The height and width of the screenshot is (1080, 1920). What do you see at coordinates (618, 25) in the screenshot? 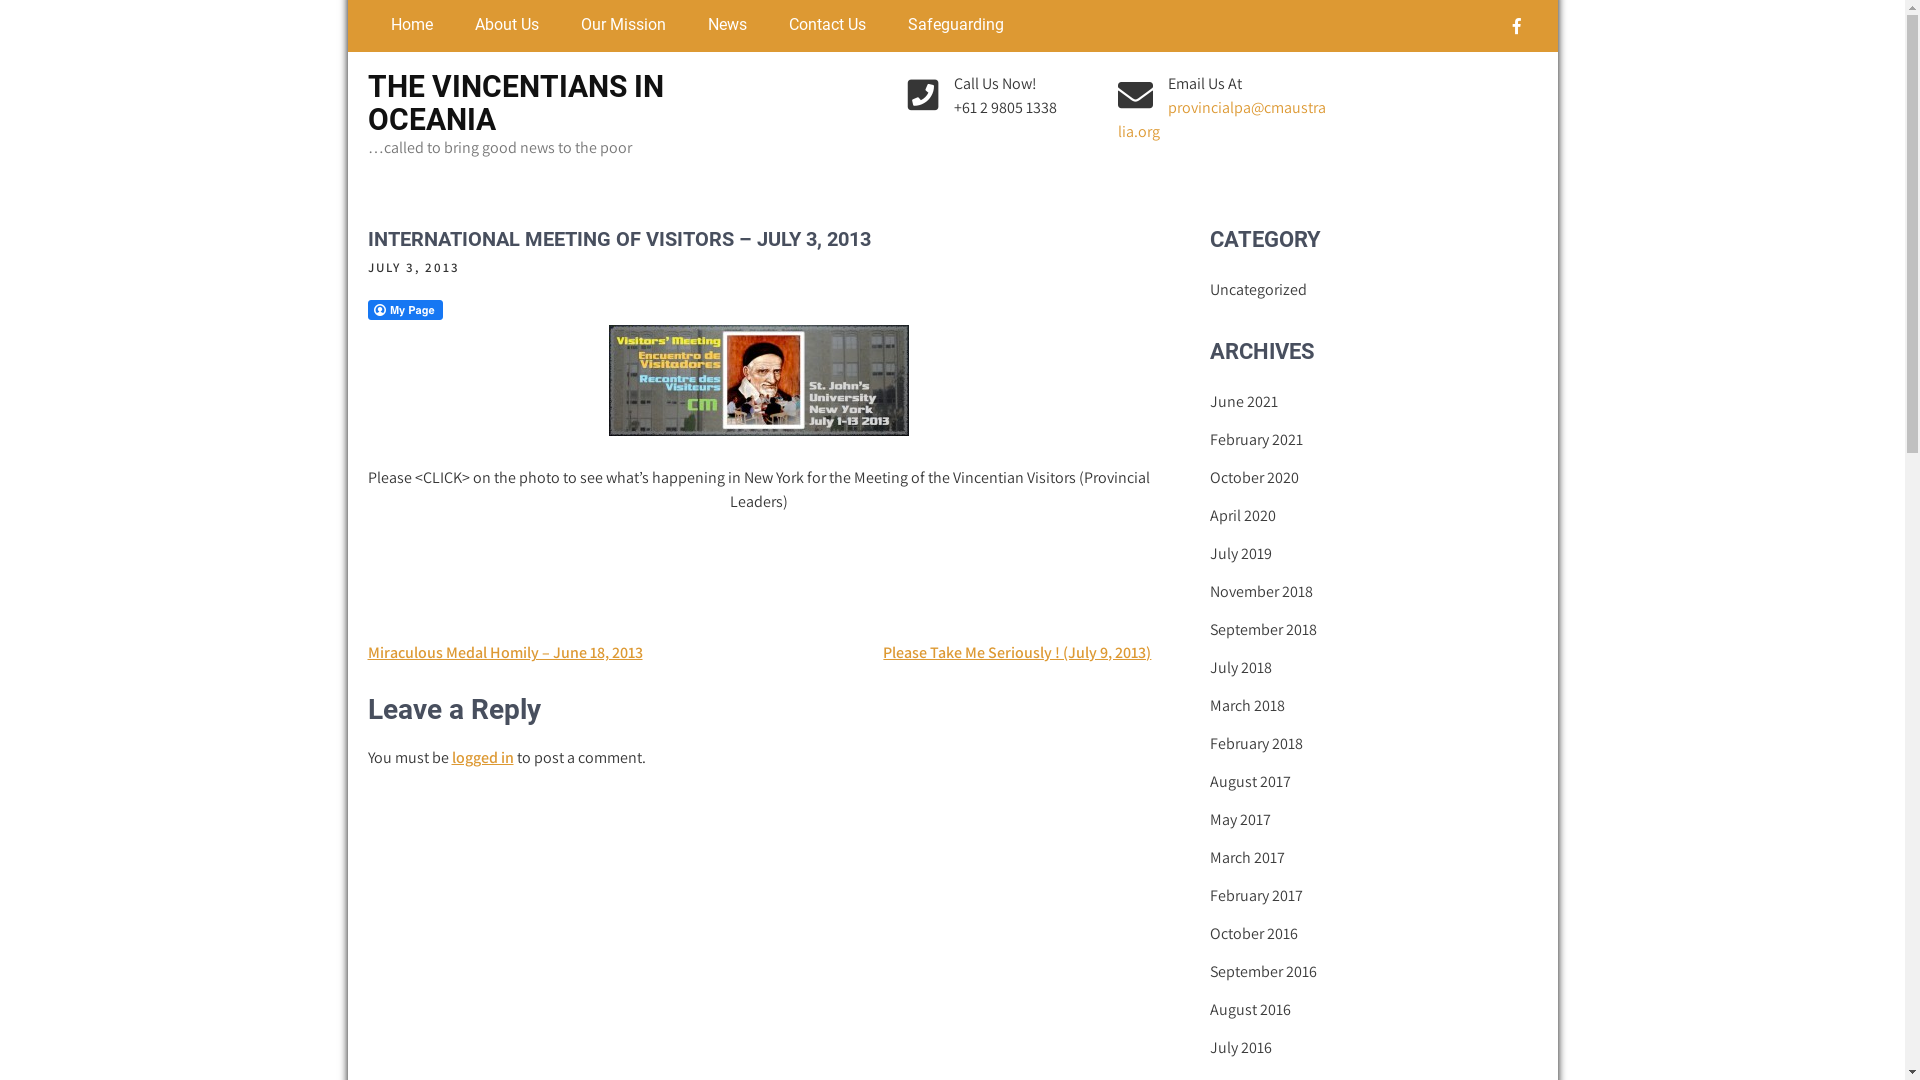
I see `'Our Mission'` at bounding box center [618, 25].